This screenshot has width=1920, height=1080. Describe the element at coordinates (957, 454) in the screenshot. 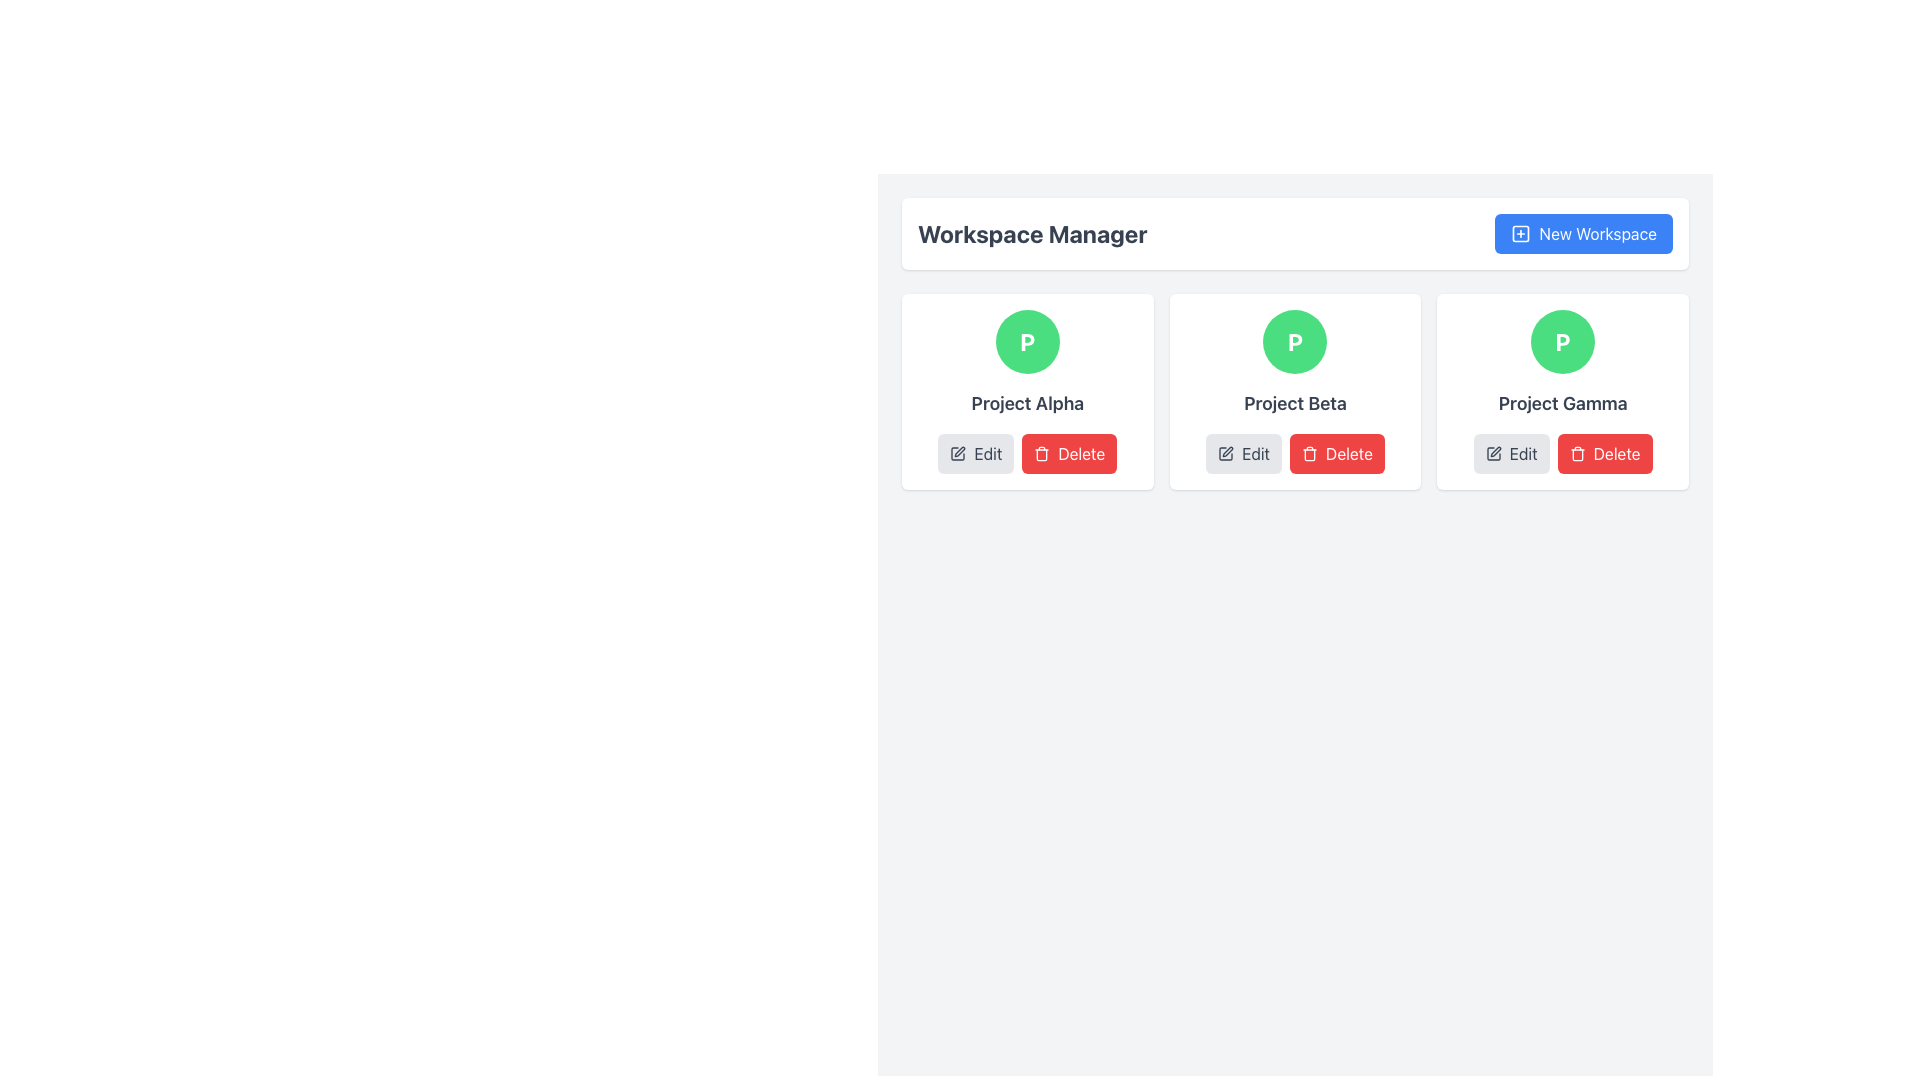

I see `the pen icon located to the left of the 'Edit' text in the button with a light gray background within the 'Project Alpha' card in the 'Workspace Manager' grid` at that location.